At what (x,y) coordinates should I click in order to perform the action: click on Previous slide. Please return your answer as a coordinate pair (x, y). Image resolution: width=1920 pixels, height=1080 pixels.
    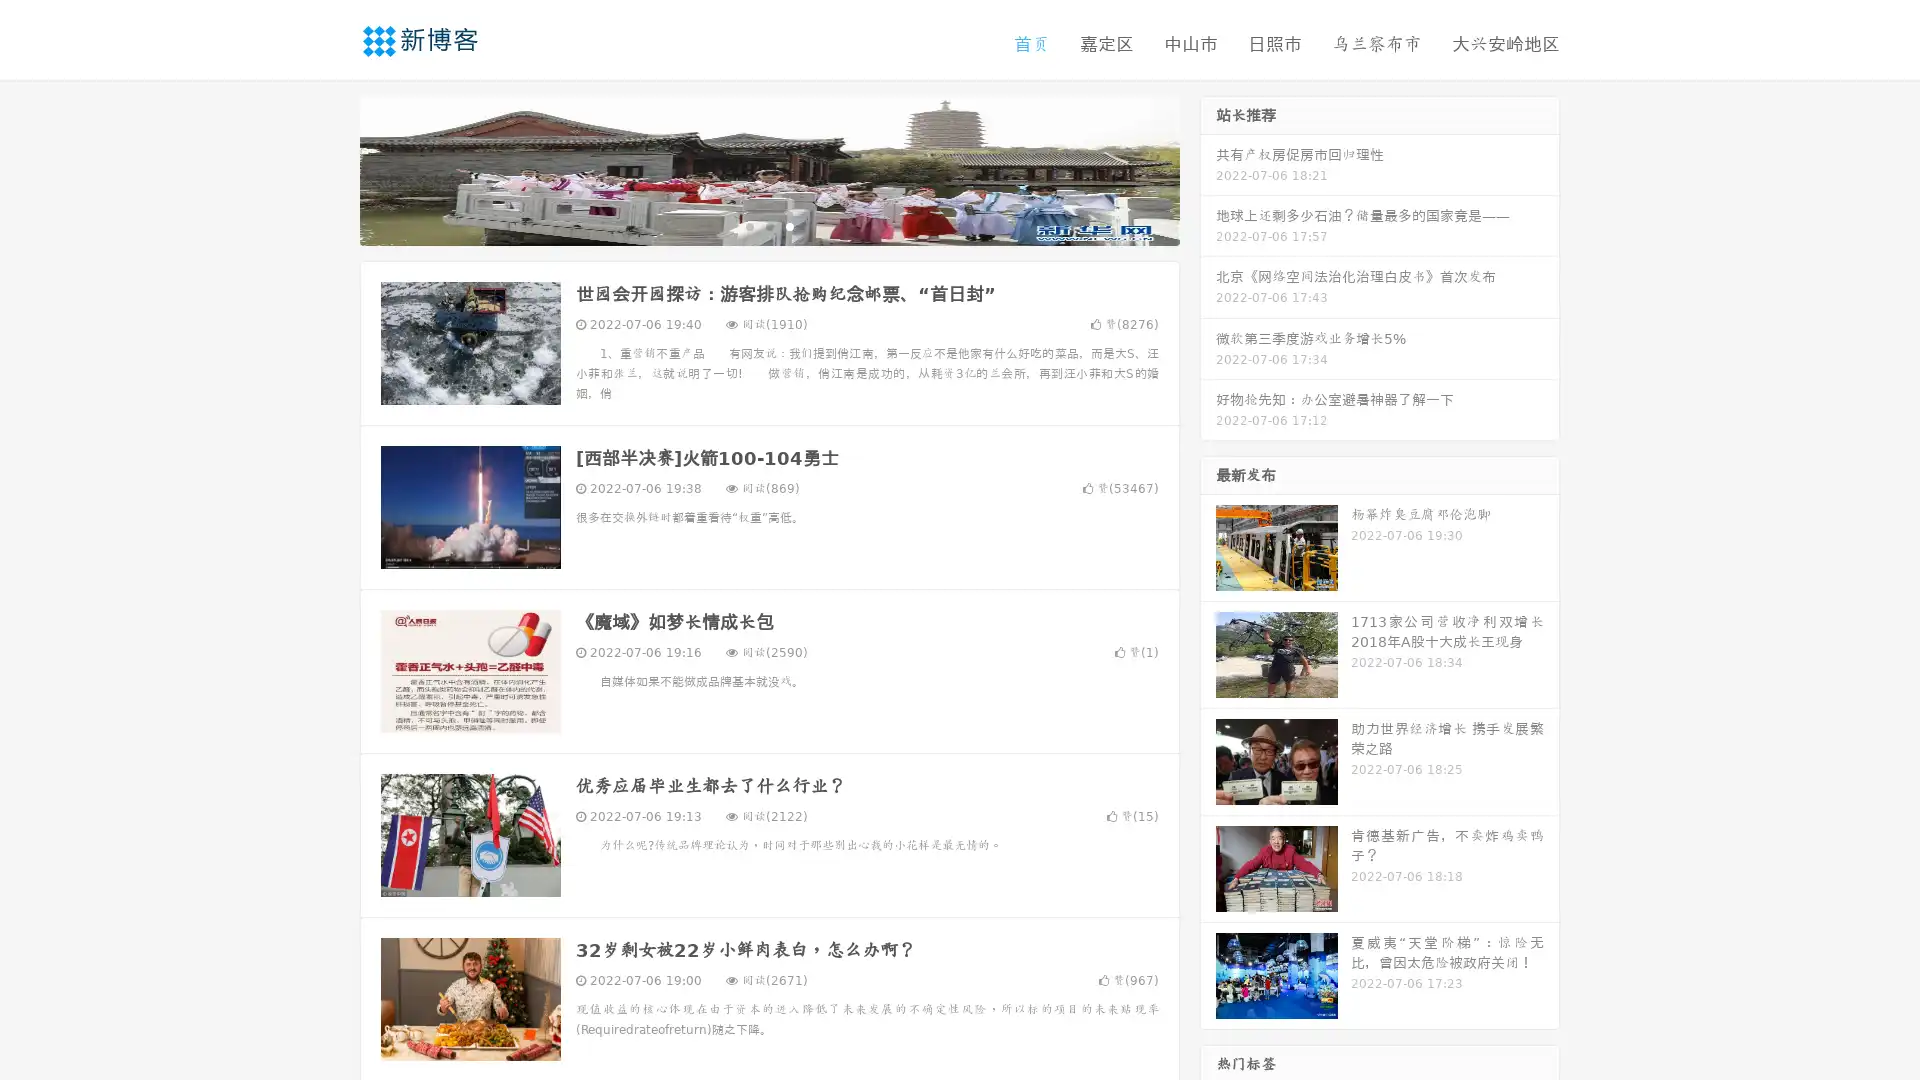
    Looking at the image, I should click on (330, 168).